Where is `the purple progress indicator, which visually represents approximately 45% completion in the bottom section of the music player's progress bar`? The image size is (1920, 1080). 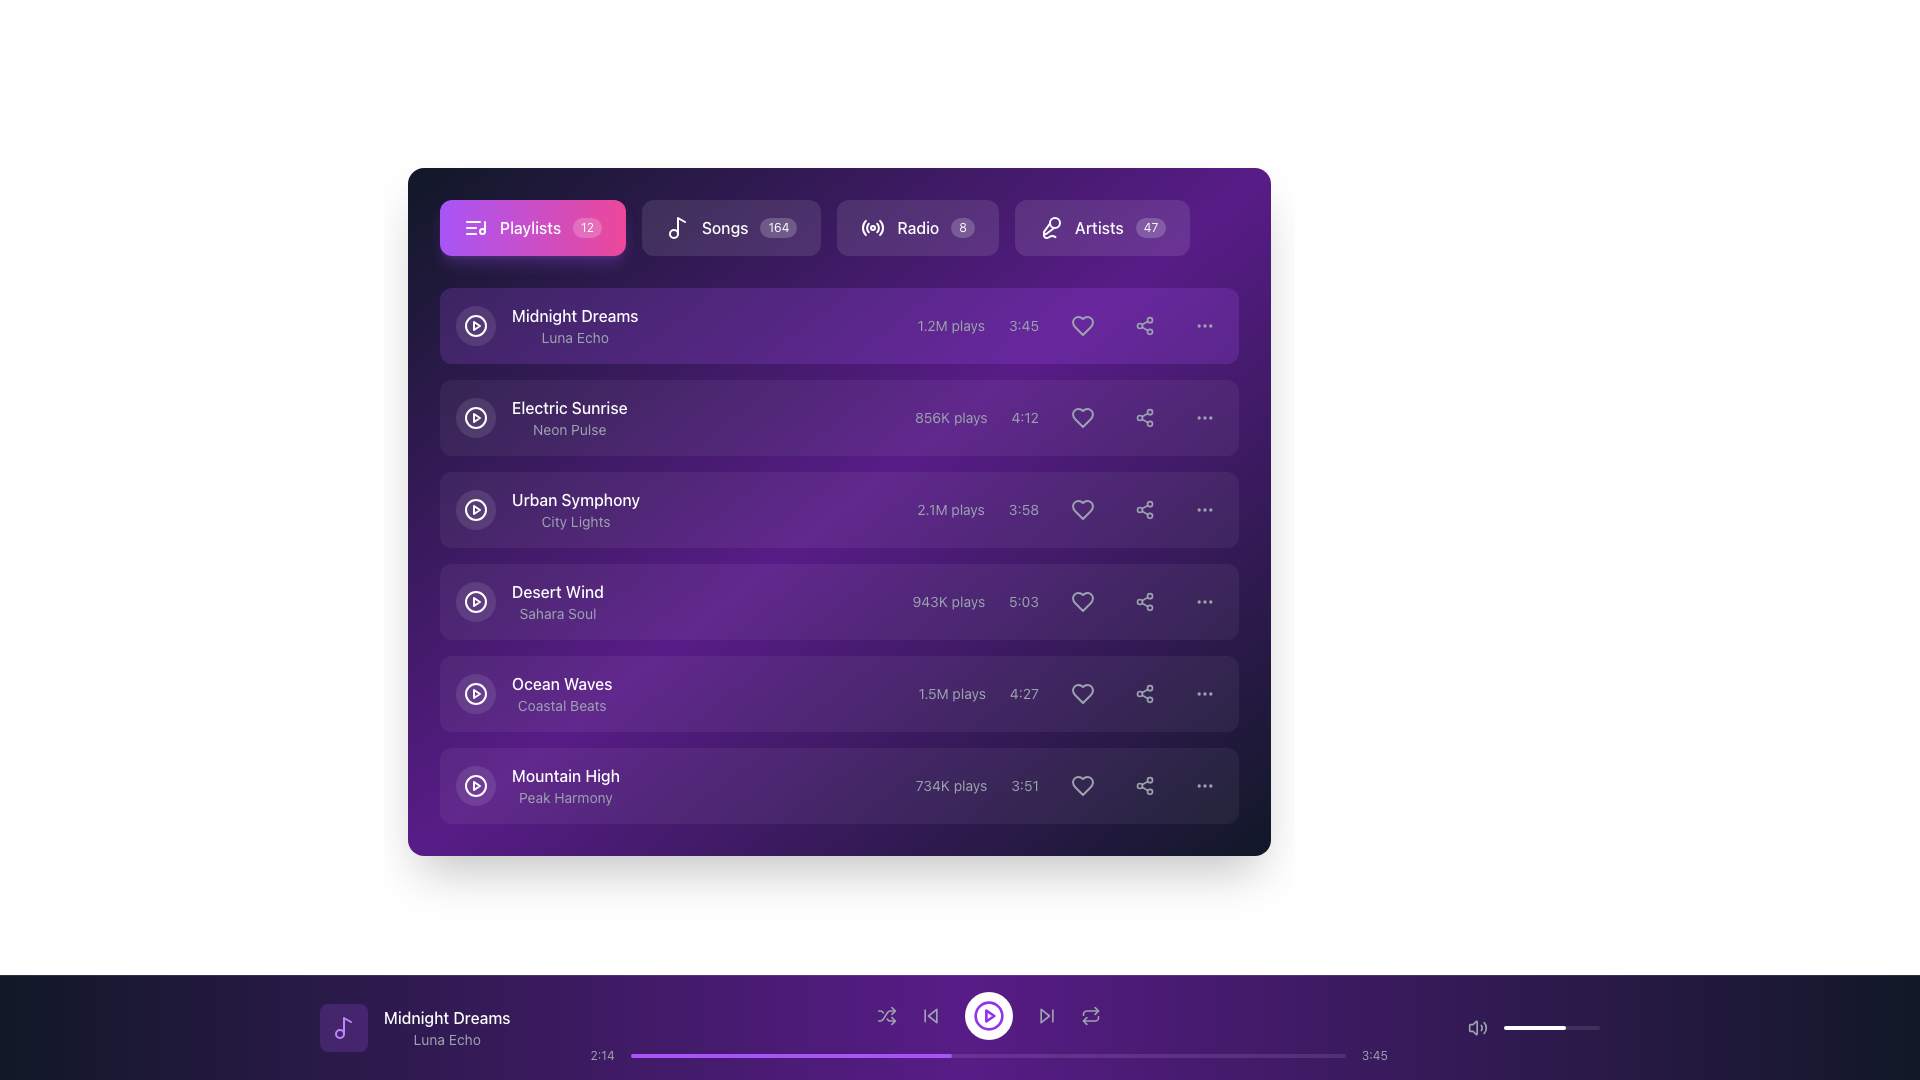 the purple progress indicator, which visually represents approximately 45% completion in the bottom section of the music player's progress bar is located at coordinates (790, 1055).